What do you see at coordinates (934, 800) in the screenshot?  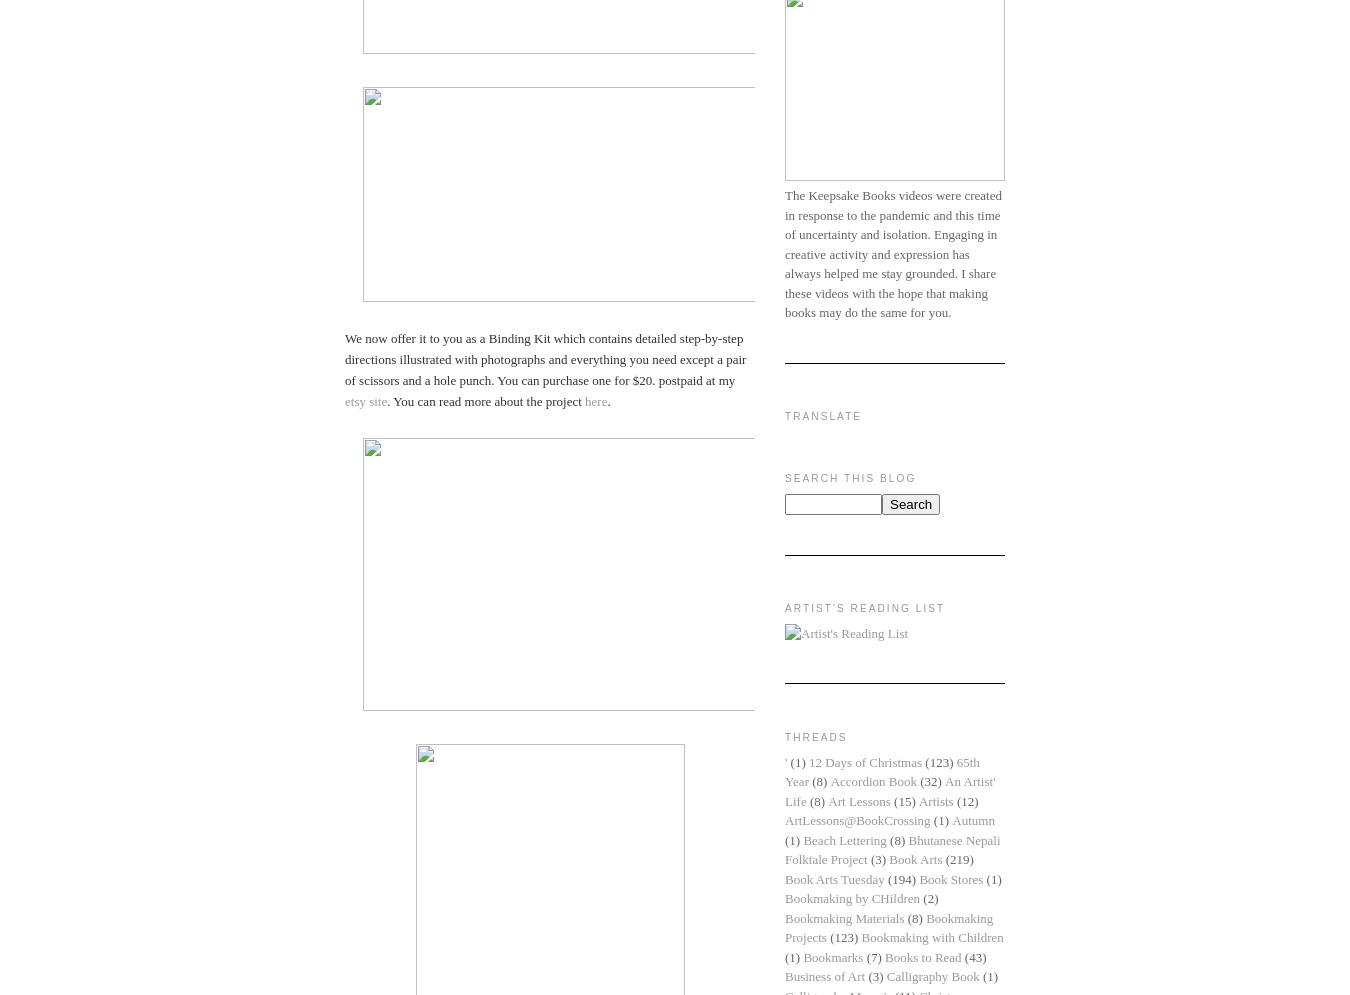 I see `'Artists'` at bounding box center [934, 800].